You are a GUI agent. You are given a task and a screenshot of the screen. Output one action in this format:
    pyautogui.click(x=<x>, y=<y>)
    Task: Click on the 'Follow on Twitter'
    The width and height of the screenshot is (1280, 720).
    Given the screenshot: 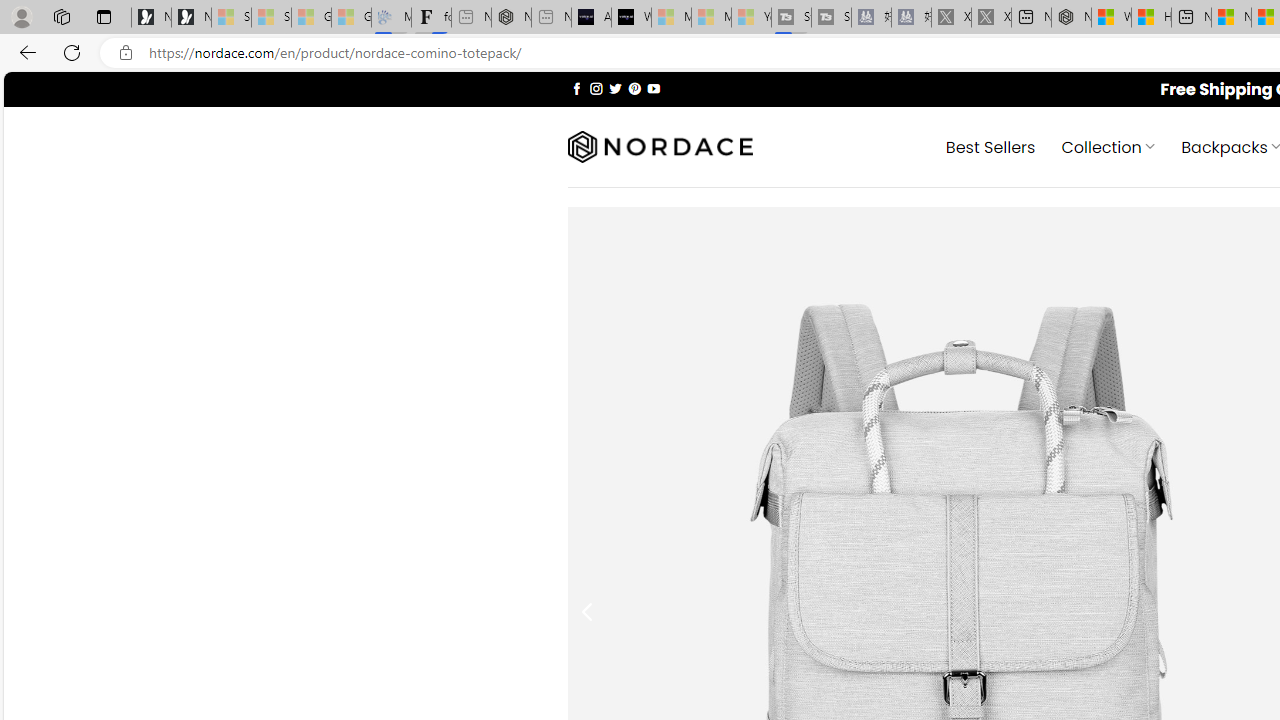 What is the action you would take?
    pyautogui.click(x=614, y=87)
    